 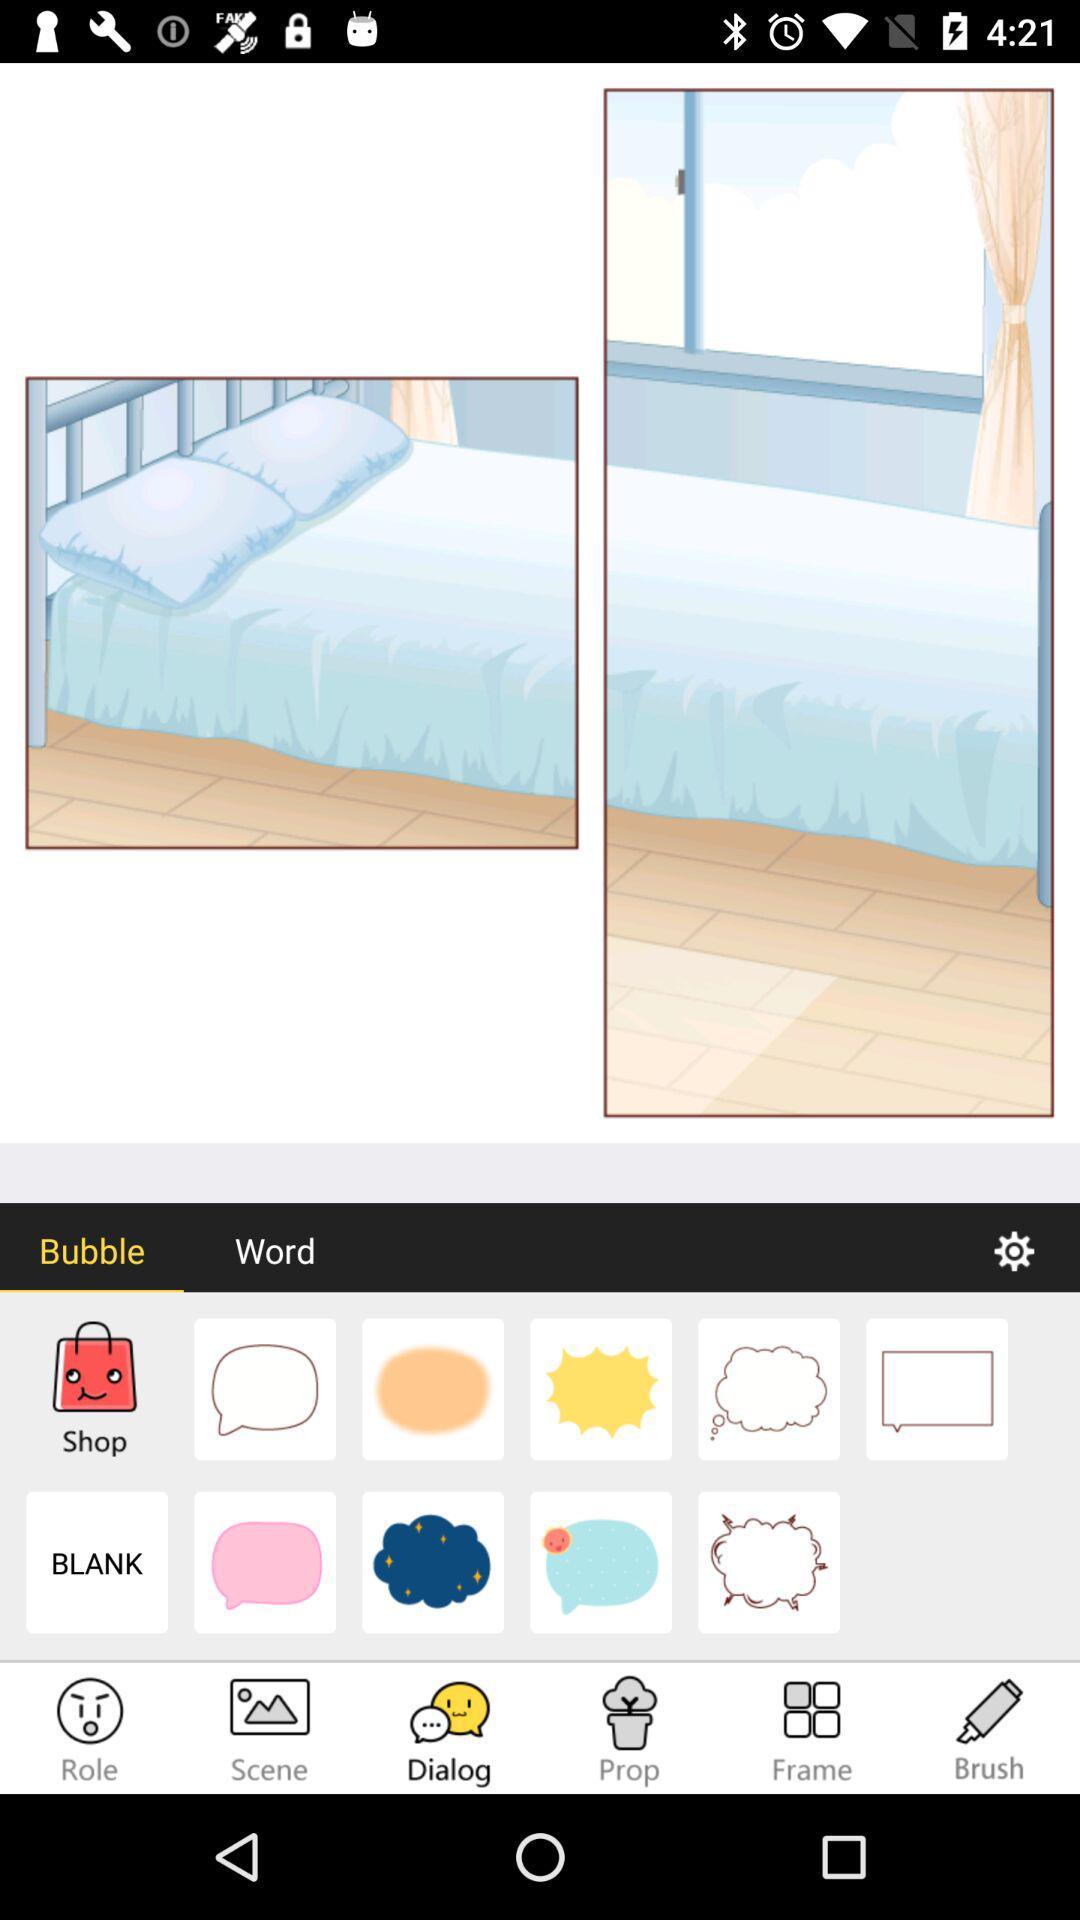 What do you see at coordinates (264, 1562) in the screenshot?
I see `the pink chat icon which is just above the scene icon` at bounding box center [264, 1562].